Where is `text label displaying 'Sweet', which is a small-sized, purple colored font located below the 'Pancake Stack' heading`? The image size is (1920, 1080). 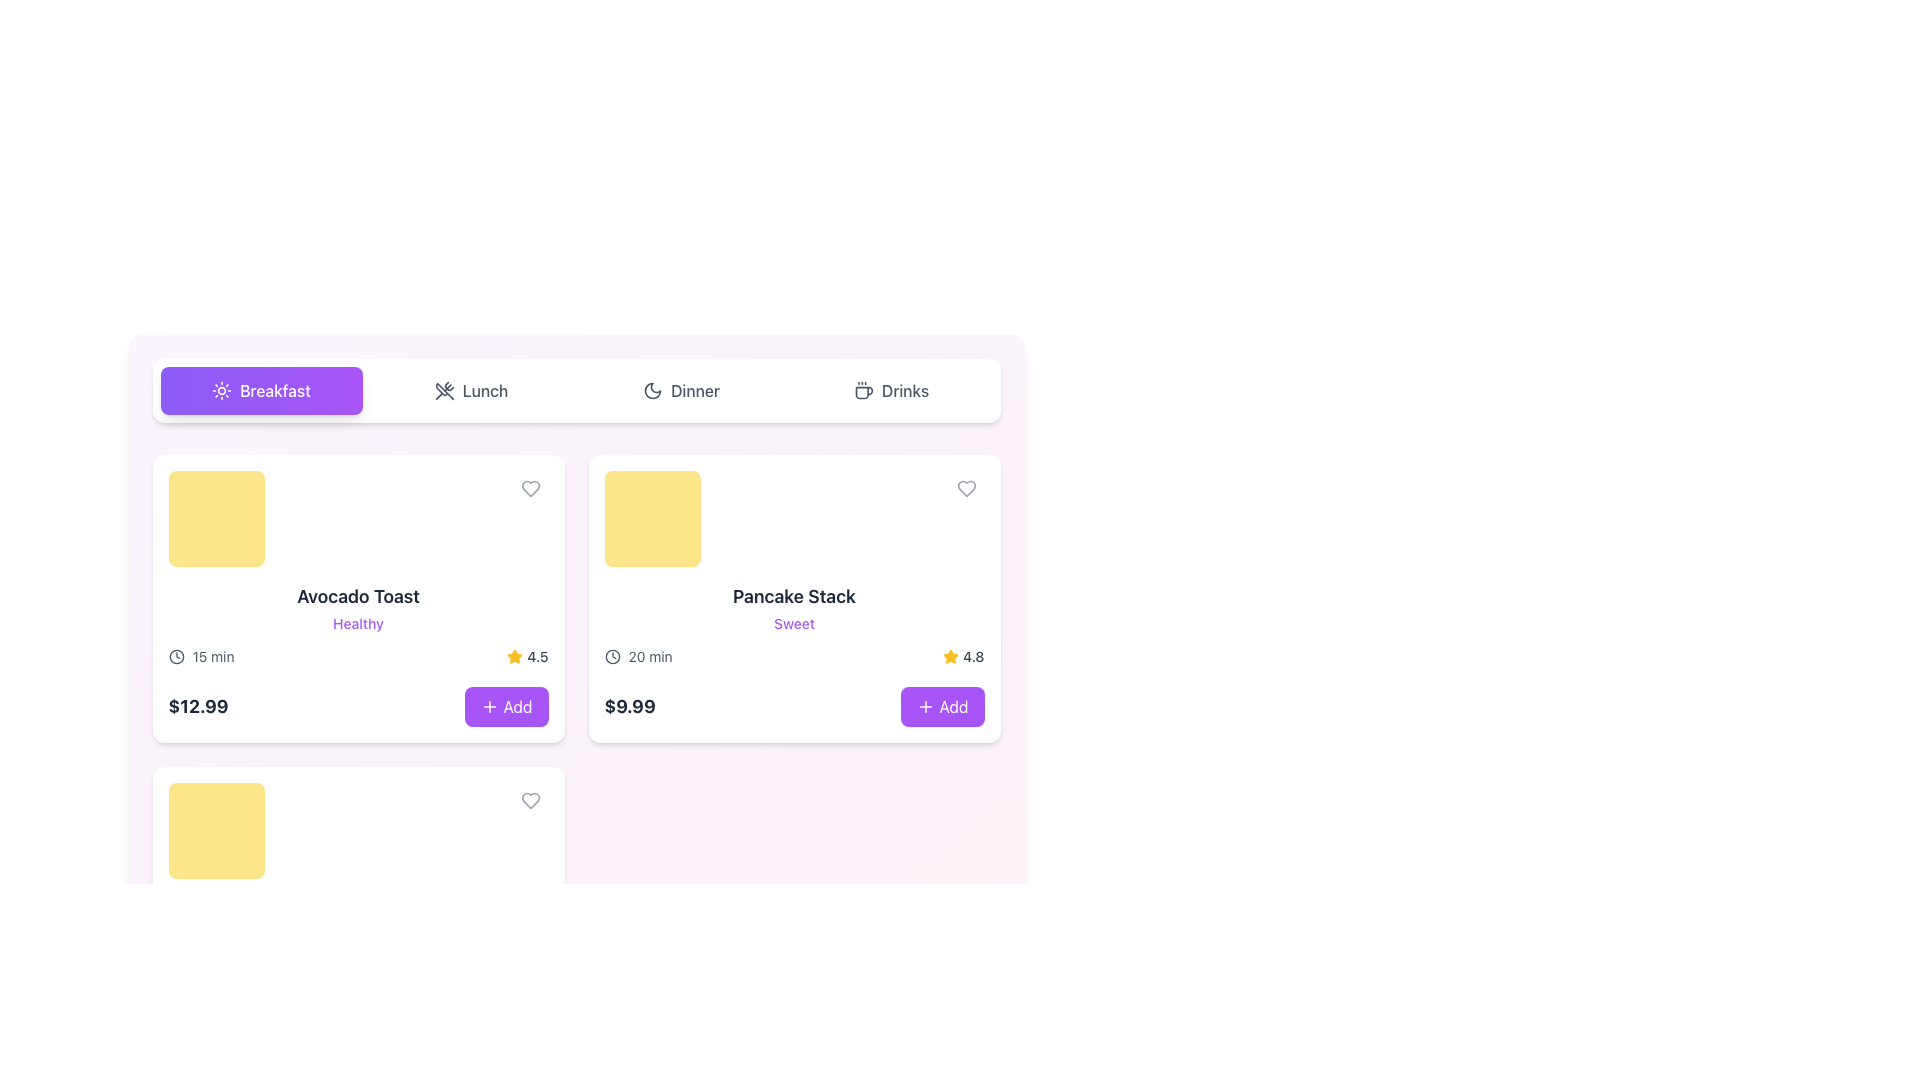
text label displaying 'Sweet', which is a small-sized, purple colored font located below the 'Pancake Stack' heading is located at coordinates (793, 622).